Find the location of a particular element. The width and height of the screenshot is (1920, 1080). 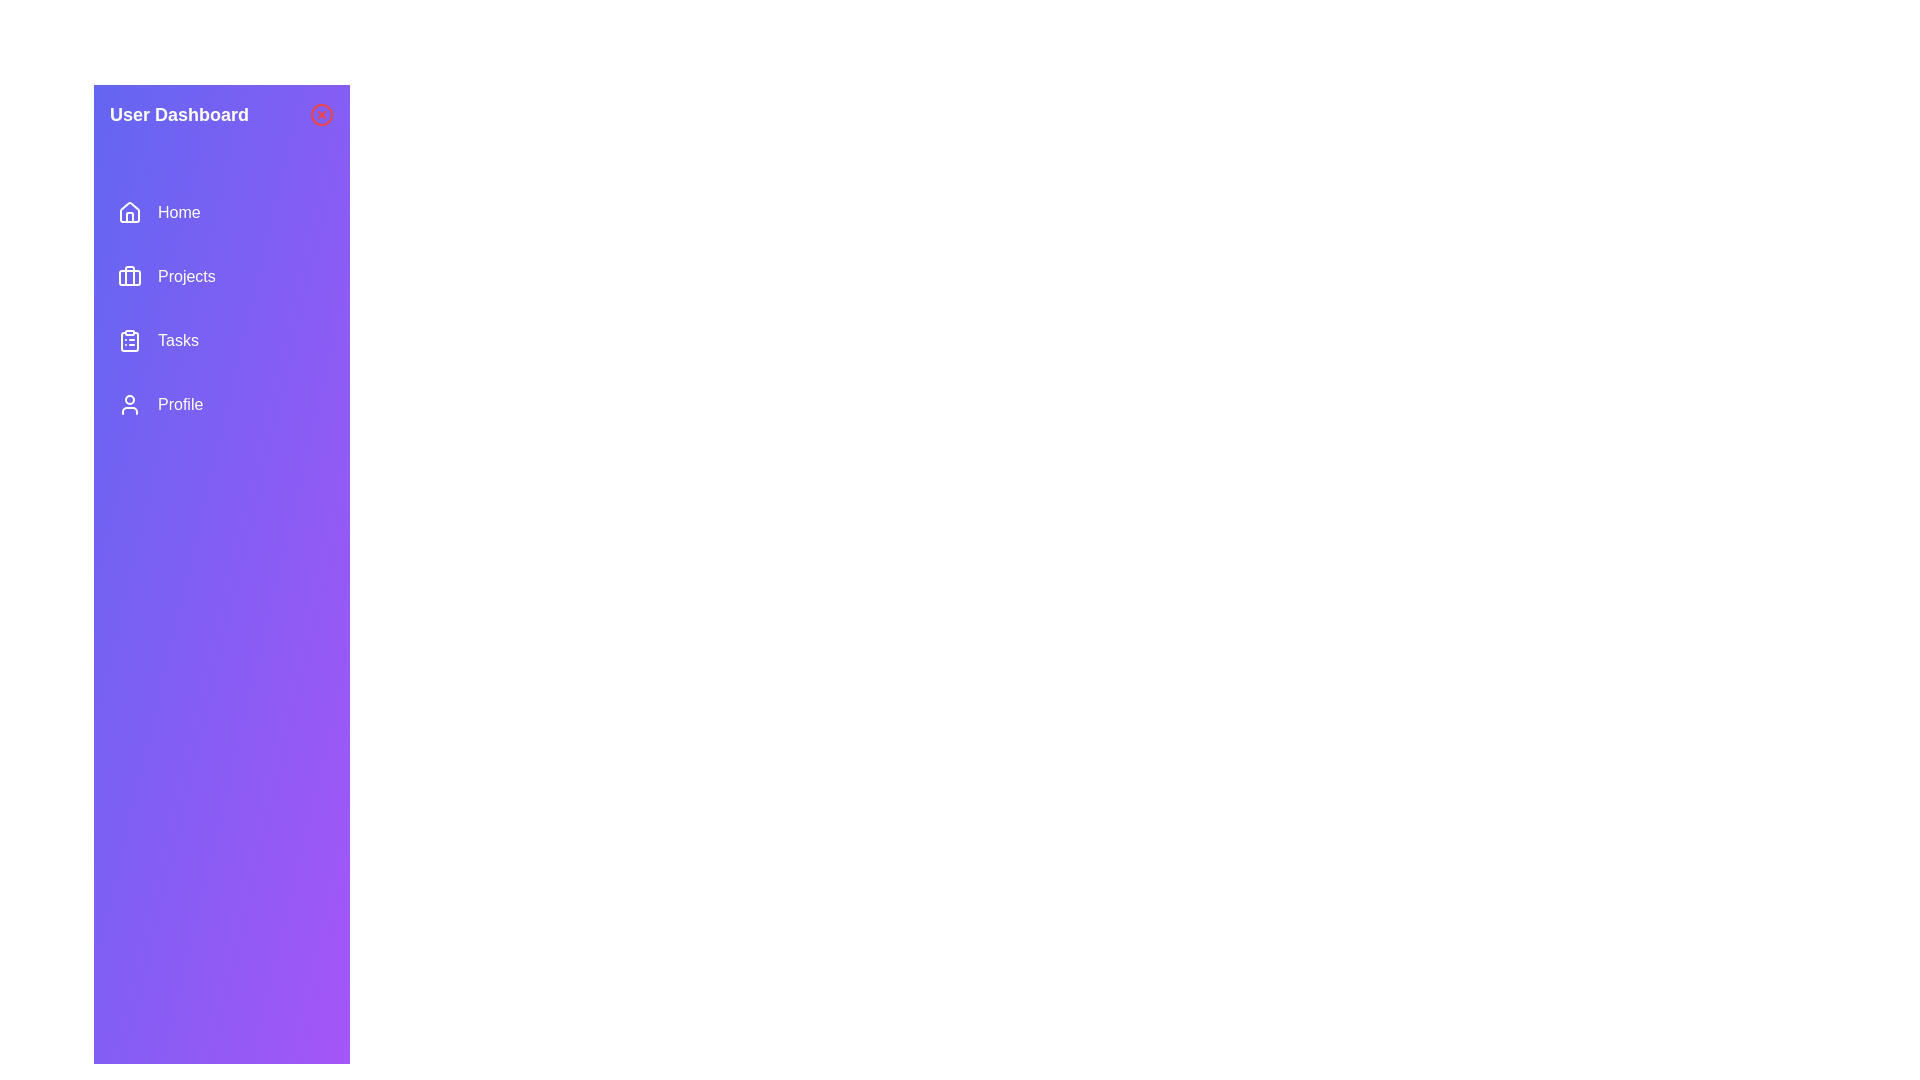

the 'User Dashboard' text label located at the top of the sidebar with a purple gradient background is located at coordinates (179, 115).